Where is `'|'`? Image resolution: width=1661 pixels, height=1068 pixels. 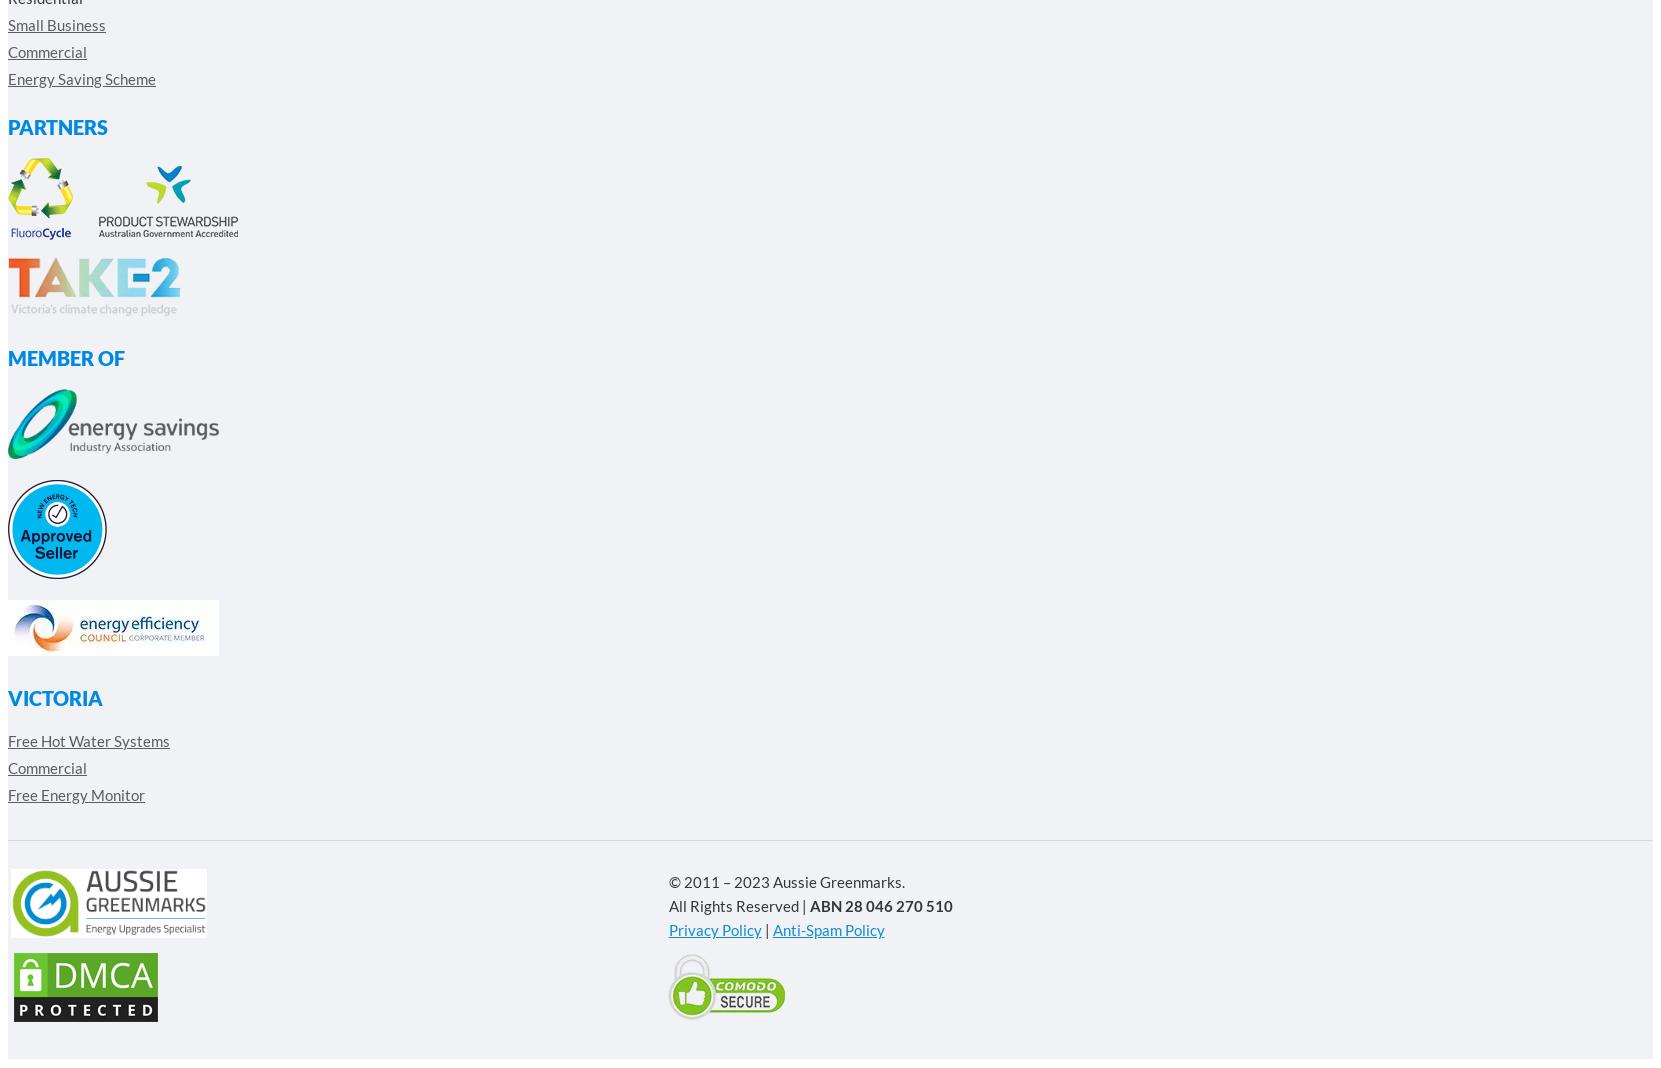 '|' is located at coordinates (765, 929).